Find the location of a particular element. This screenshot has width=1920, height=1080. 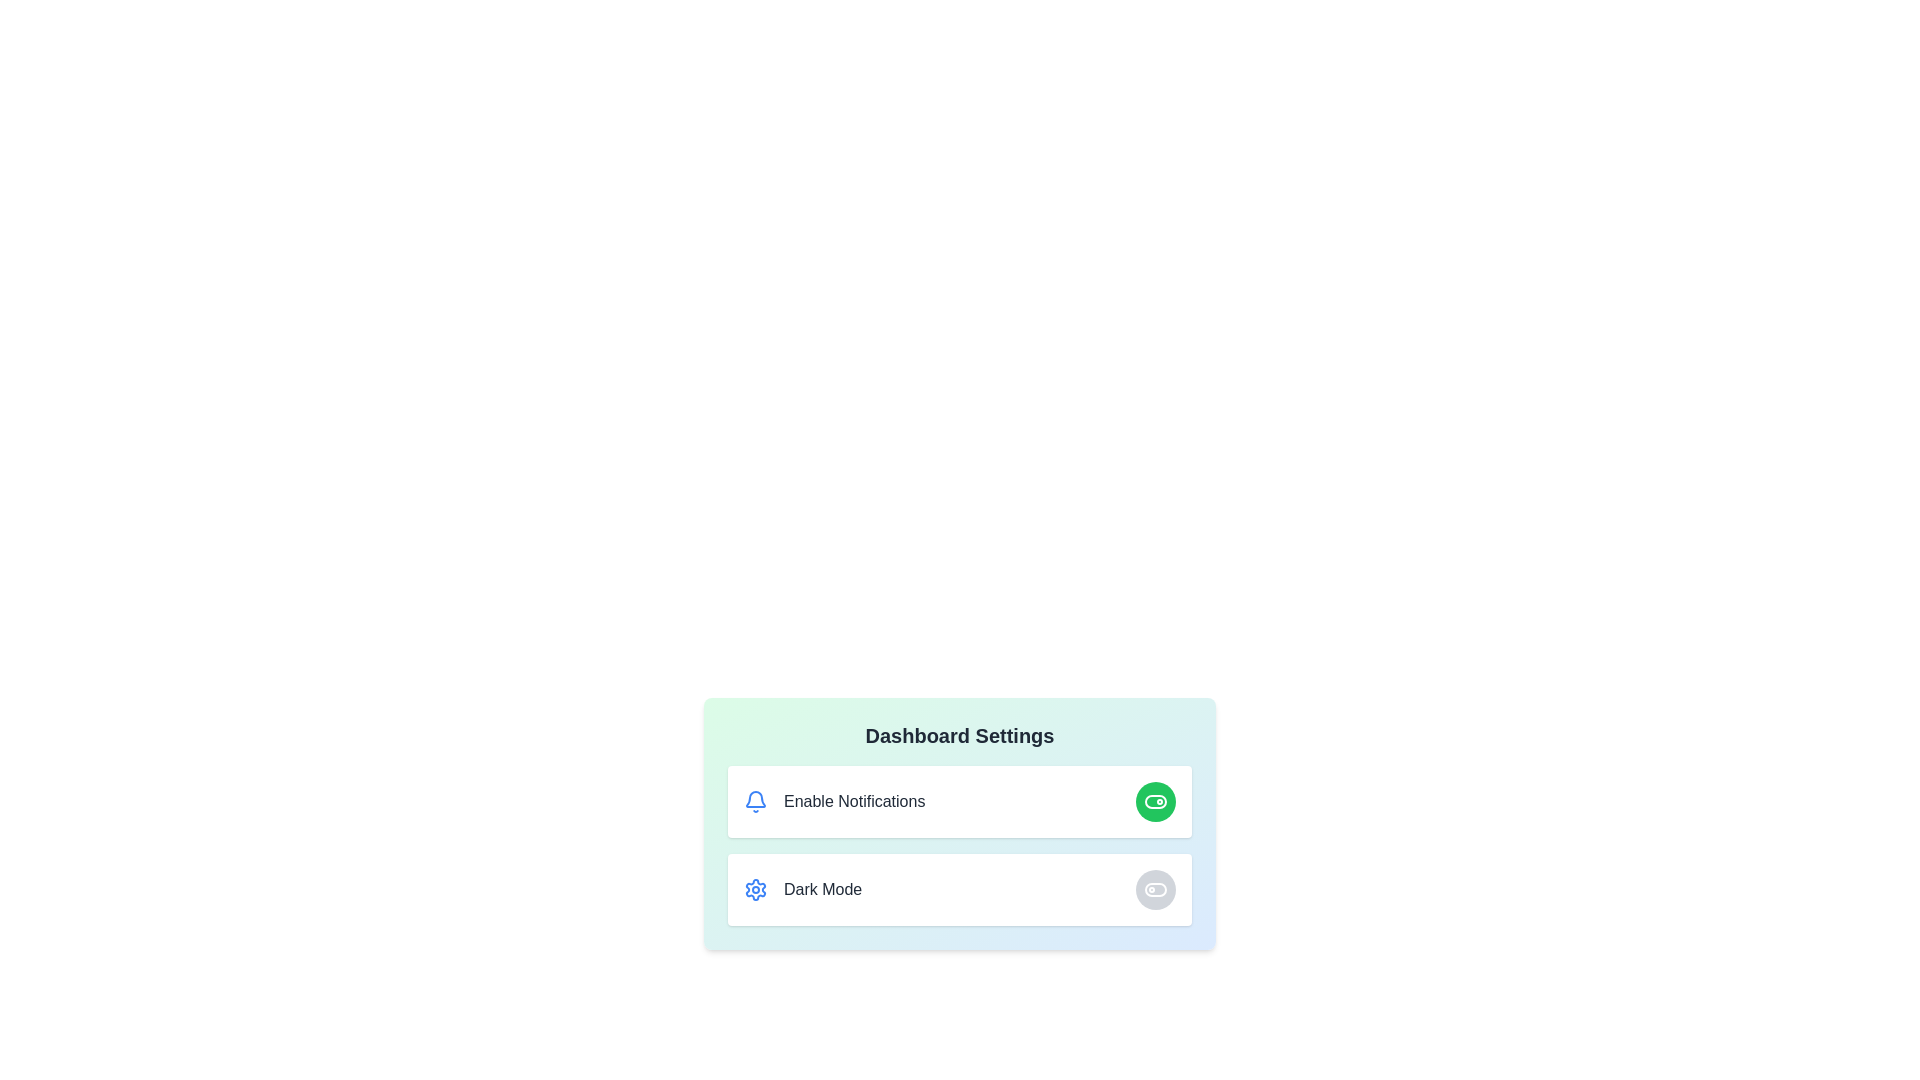

the toggle switch background for 'Enable Notifications' in the 'Dashboard Settings' section, which is a green rectangular component with rounded corners is located at coordinates (1156, 801).